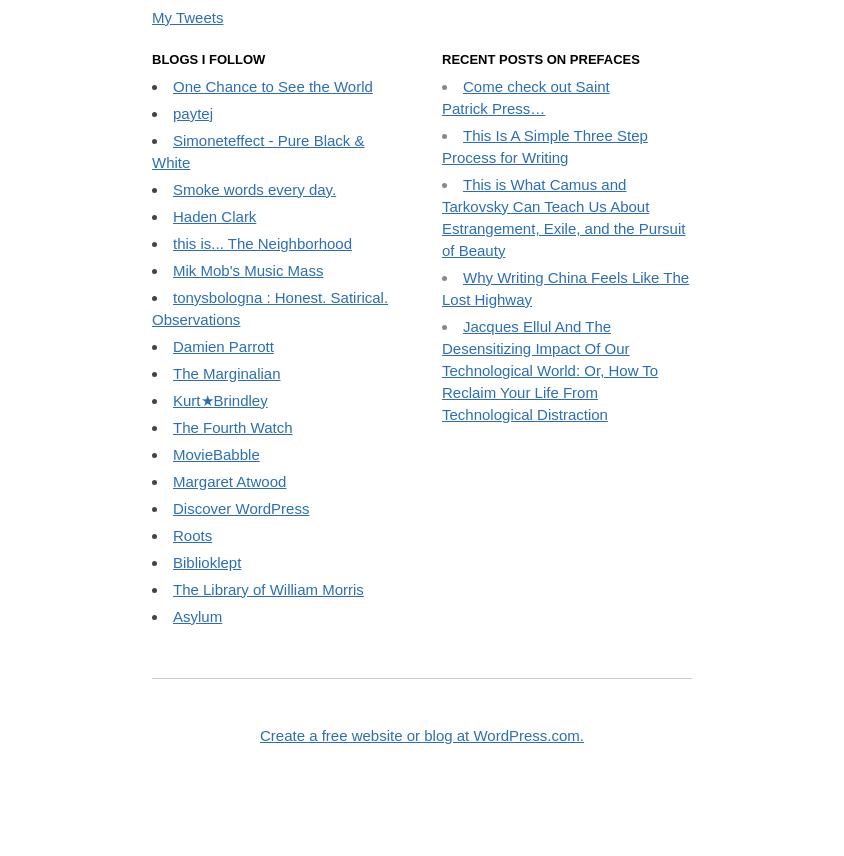  What do you see at coordinates (221, 509) in the screenshot?
I see `'Damien Parrott'` at bounding box center [221, 509].